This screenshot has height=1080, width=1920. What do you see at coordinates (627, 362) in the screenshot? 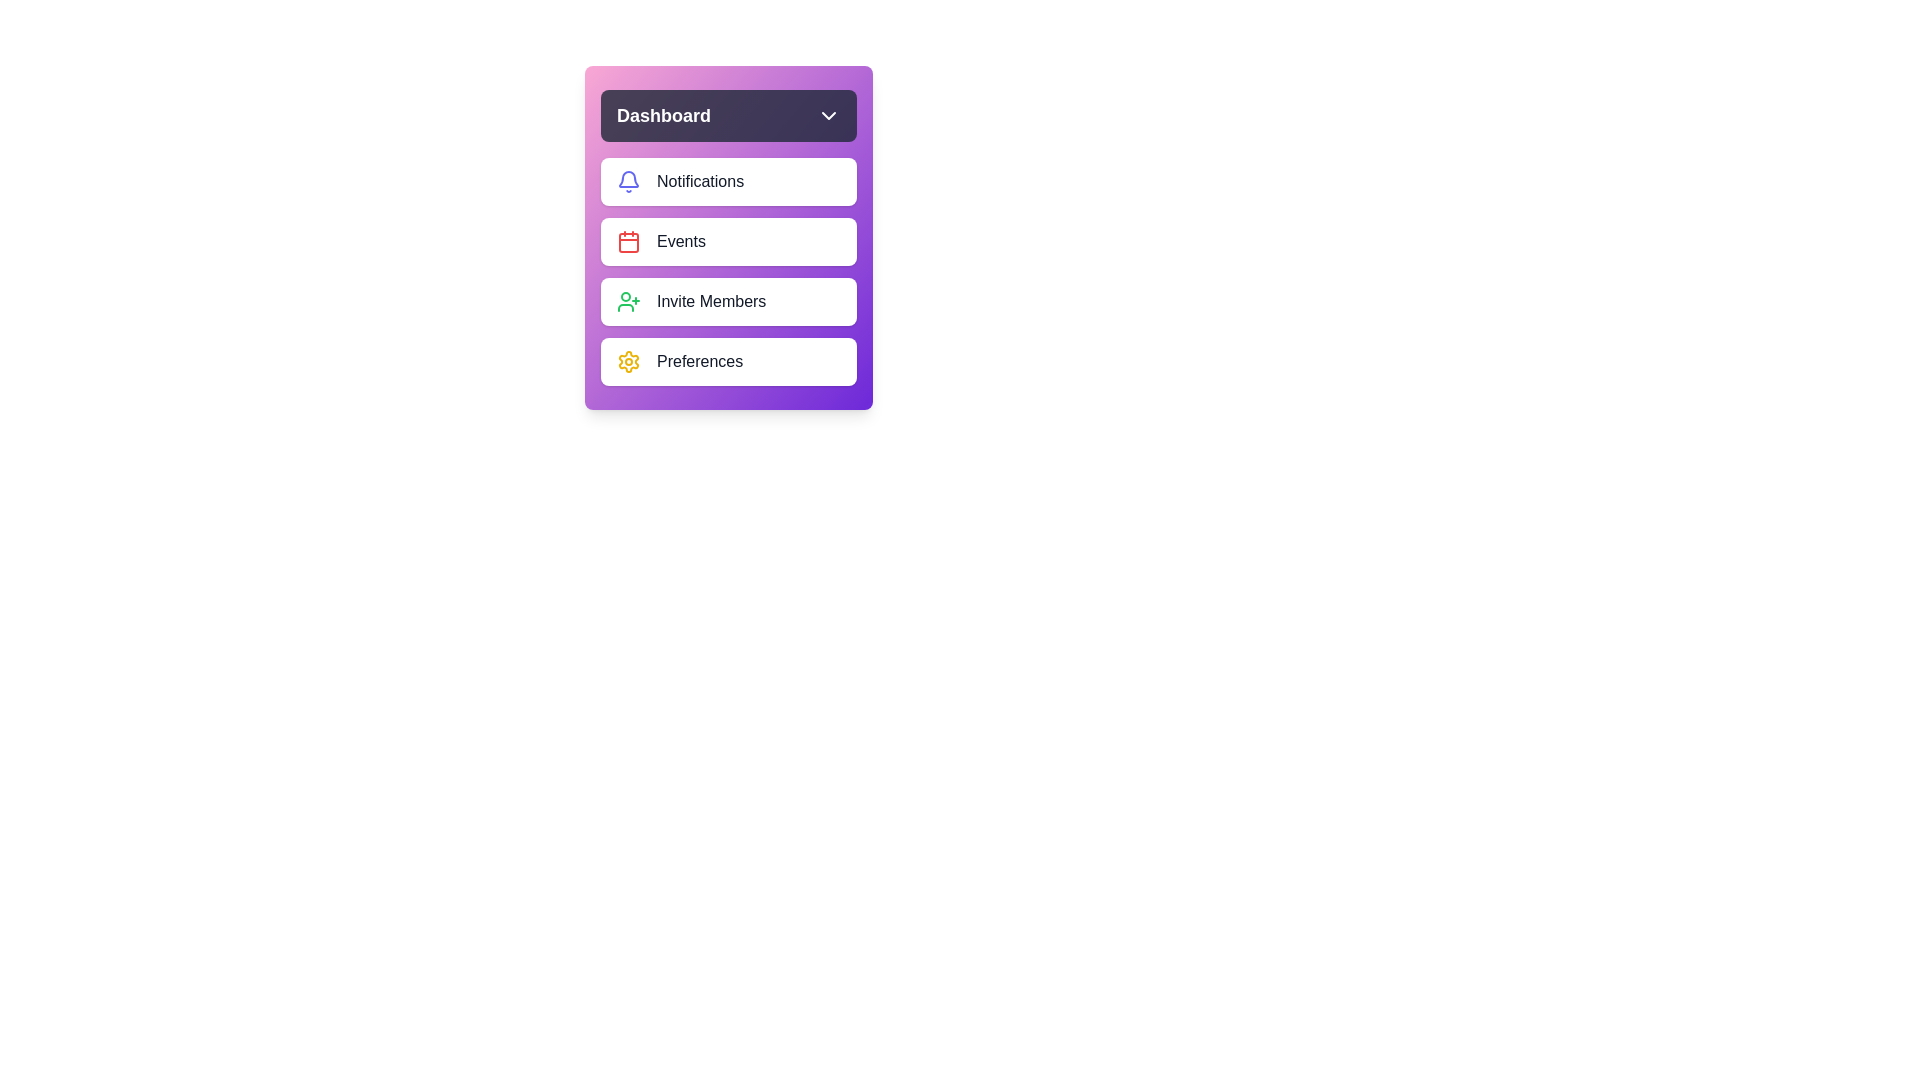
I see `the Preferences icon in the dashboard` at bounding box center [627, 362].